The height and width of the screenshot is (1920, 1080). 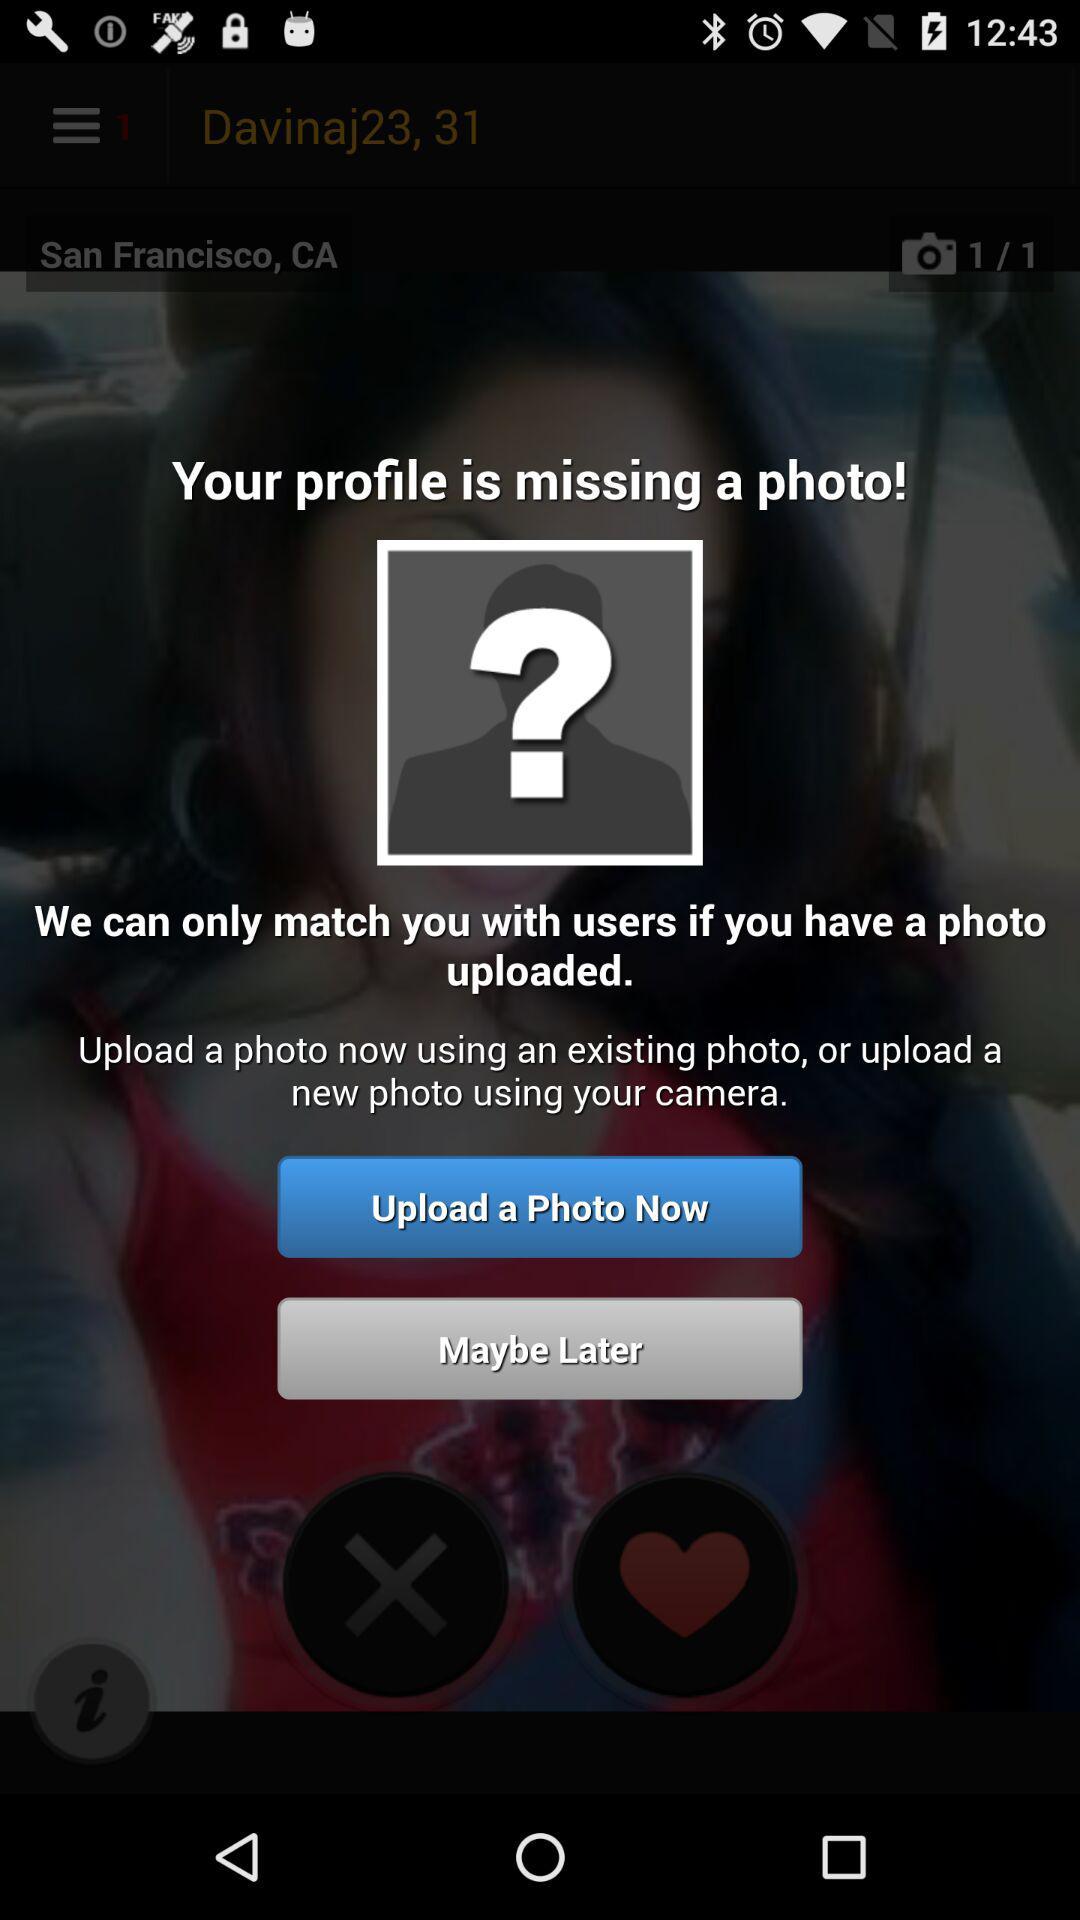 I want to click on button at the bottom left corner, so click(x=91, y=1701).